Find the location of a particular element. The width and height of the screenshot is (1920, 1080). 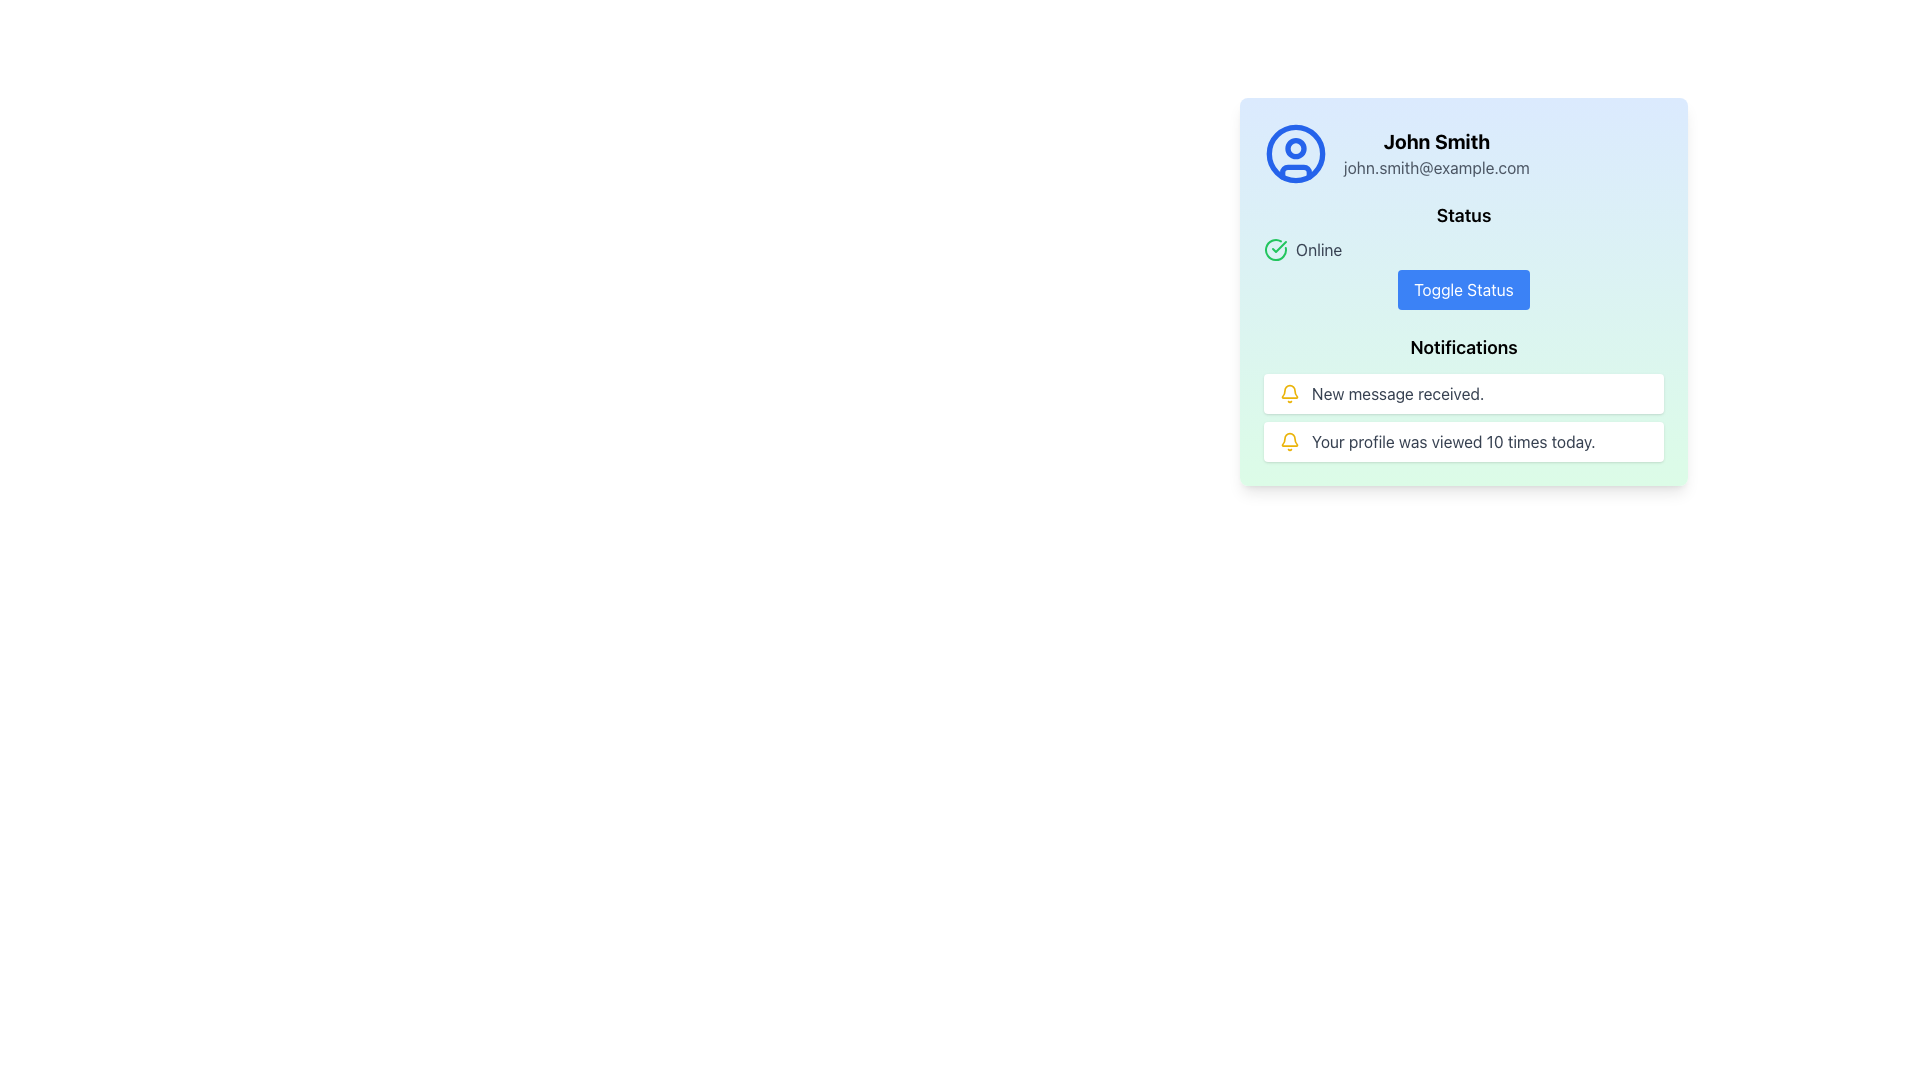

the toggle button located below the 'Online' status icon to change the user's online/offline status is located at coordinates (1464, 289).